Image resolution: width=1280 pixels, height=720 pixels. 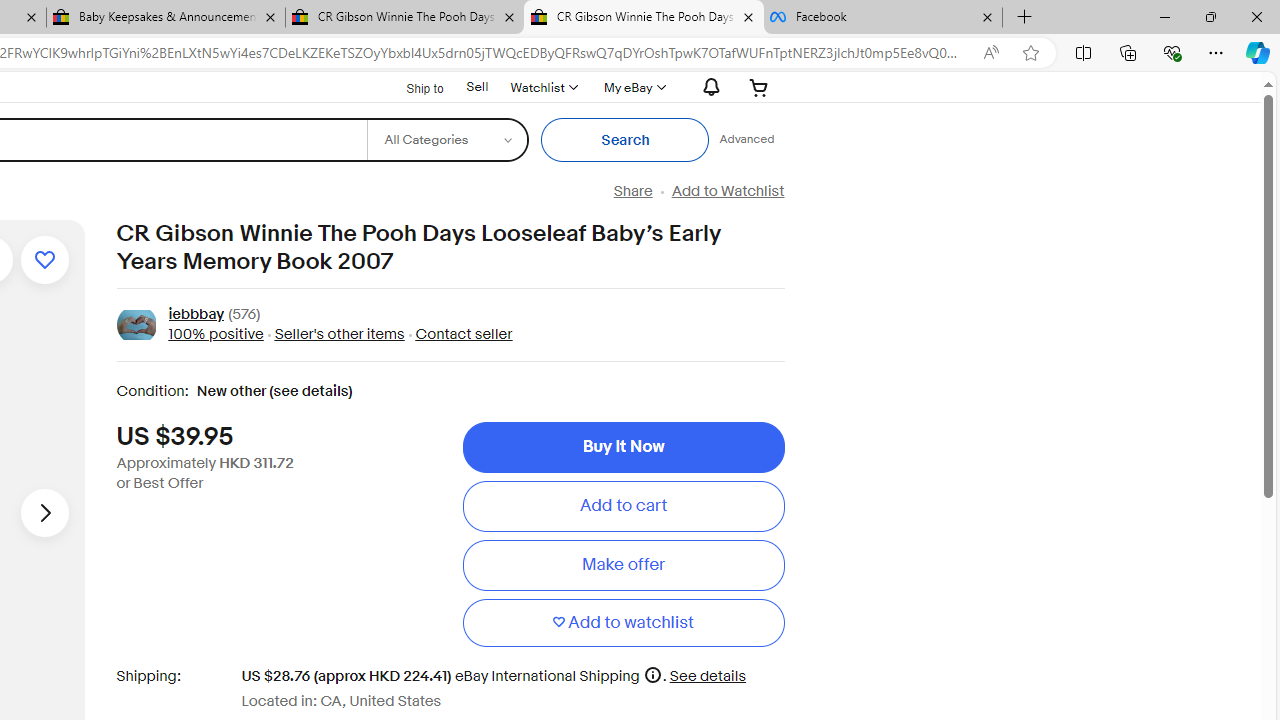 I want to click on 'Sell', so click(x=476, y=85).